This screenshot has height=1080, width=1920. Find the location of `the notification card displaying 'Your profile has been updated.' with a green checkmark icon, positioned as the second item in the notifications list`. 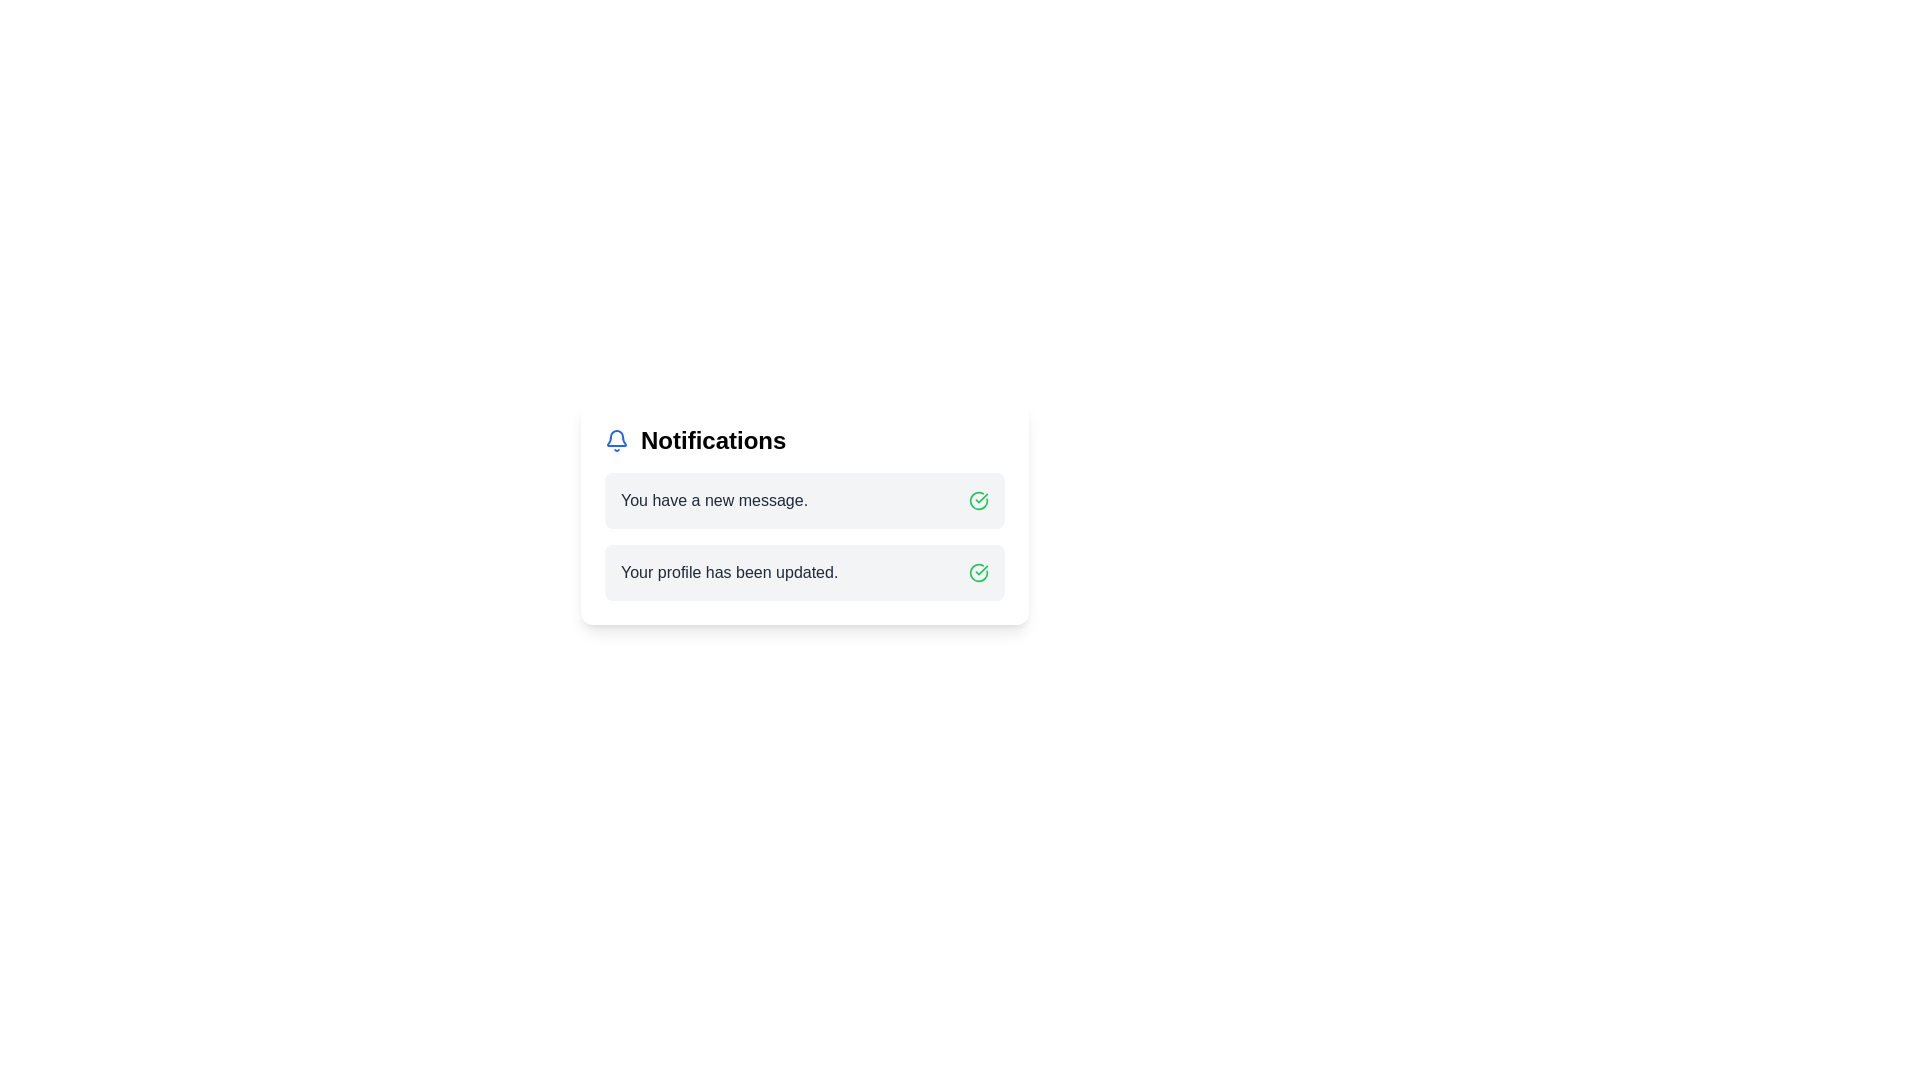

the notification card displaying 'Your profile has been updated.' with a green checkmark icon, positioned as the second item in the notifications list is located at coordinates (805, 573).